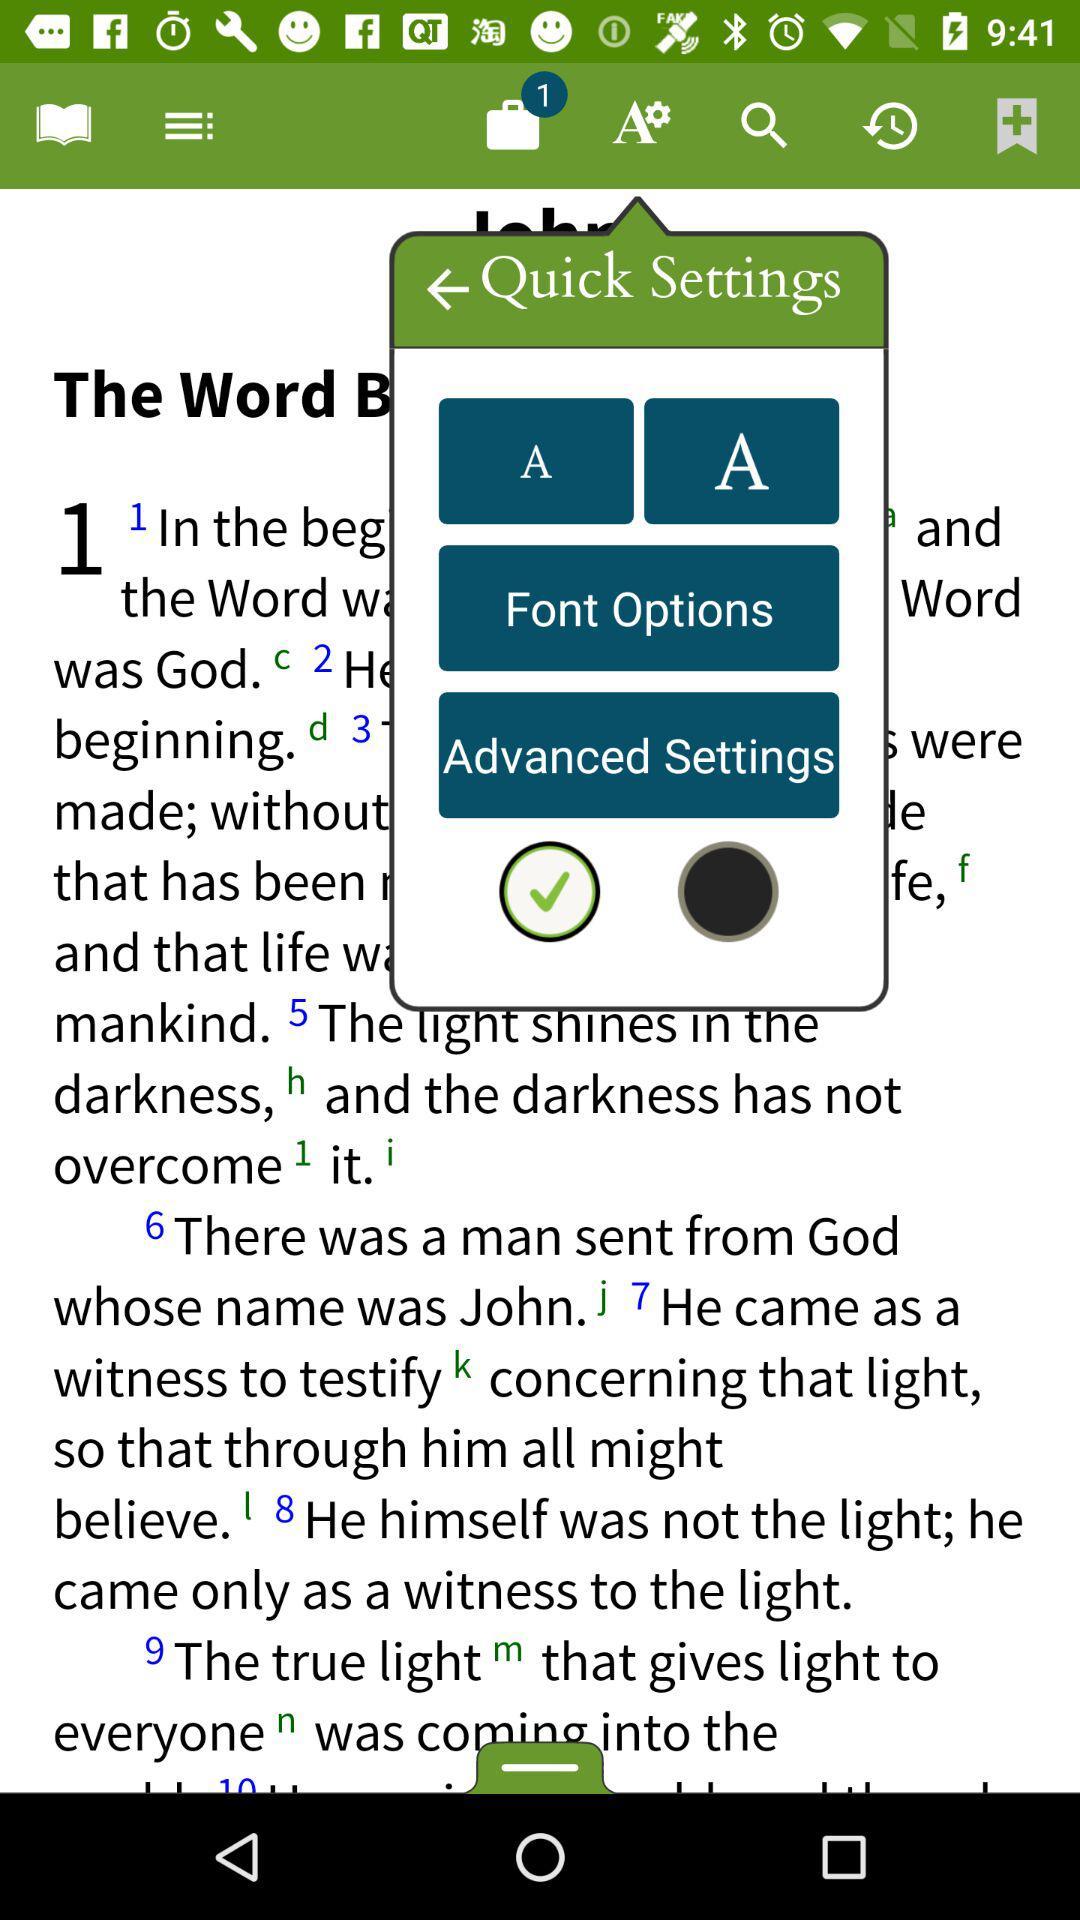  What do you see at coordinates (639, 124) in the screenshot?
I see `text settings` at bounding box center [639, 124].